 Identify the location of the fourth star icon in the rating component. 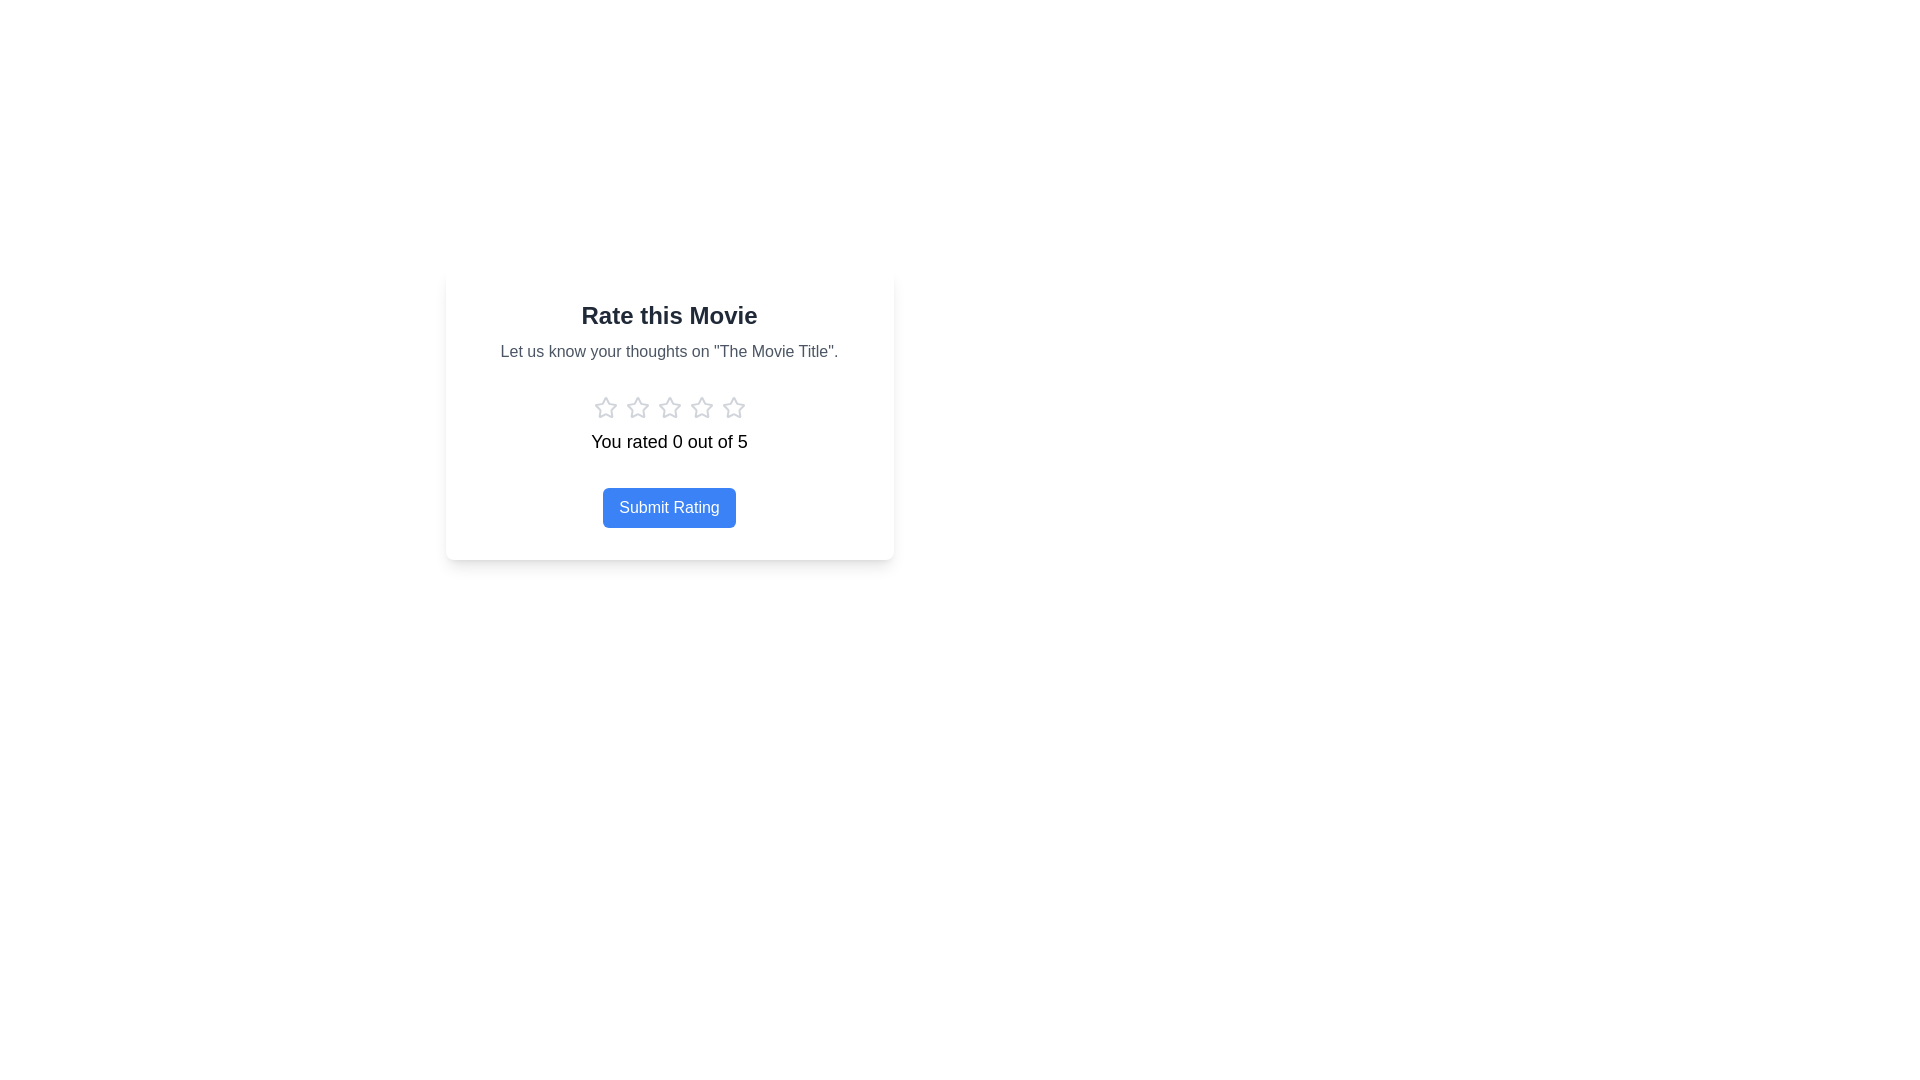
(669, 407).